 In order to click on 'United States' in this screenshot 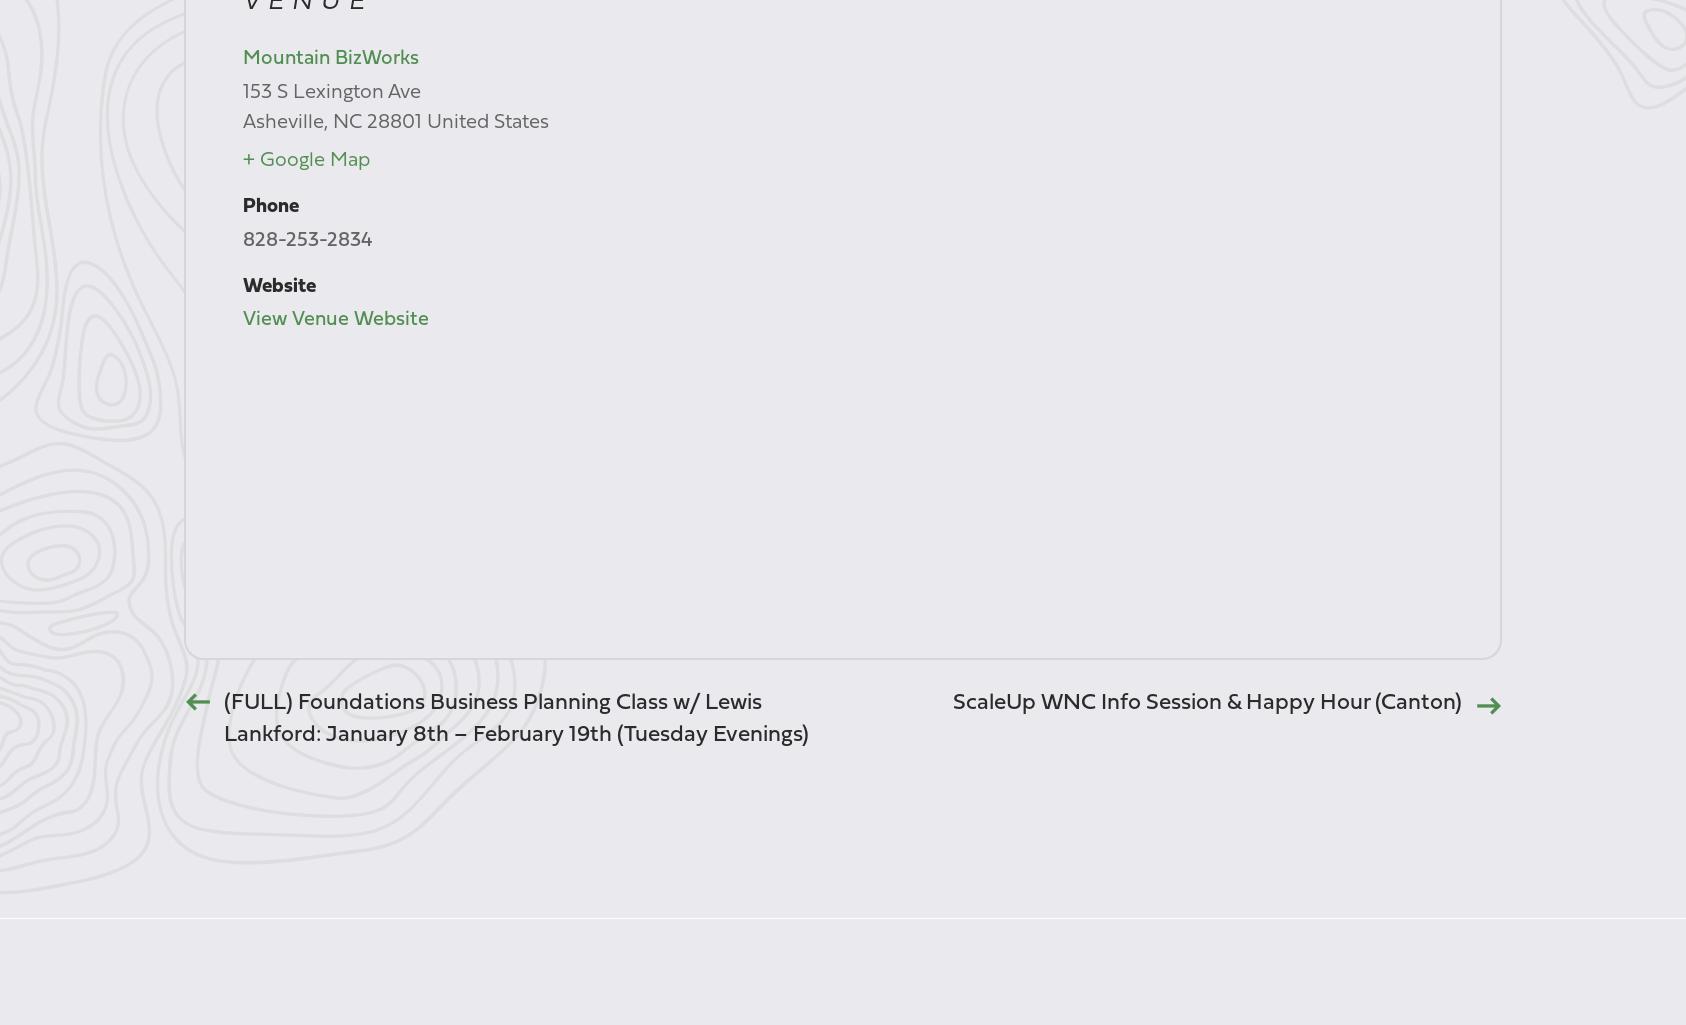, I will do `click(486, 121)`.